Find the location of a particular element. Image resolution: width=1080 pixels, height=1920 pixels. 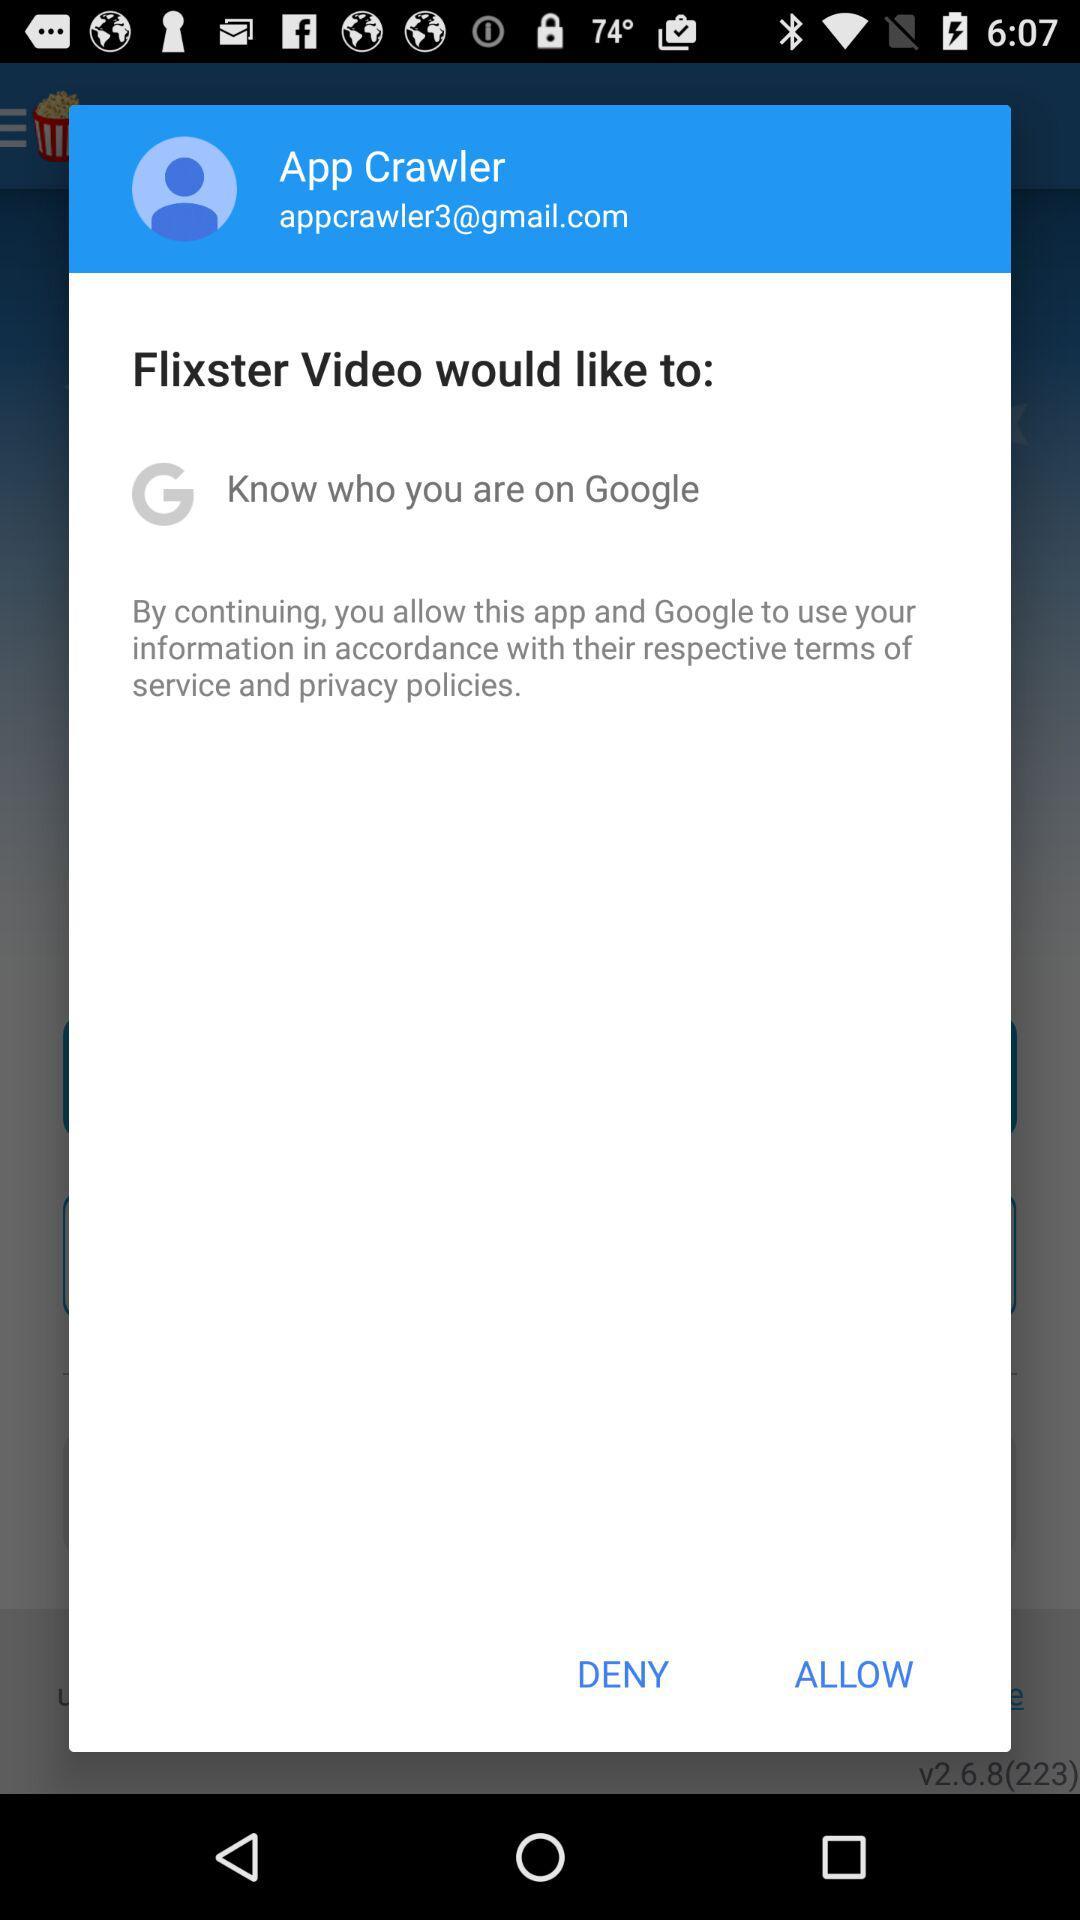

the app below the by continuing you item is located at coordinates (621, 1673).